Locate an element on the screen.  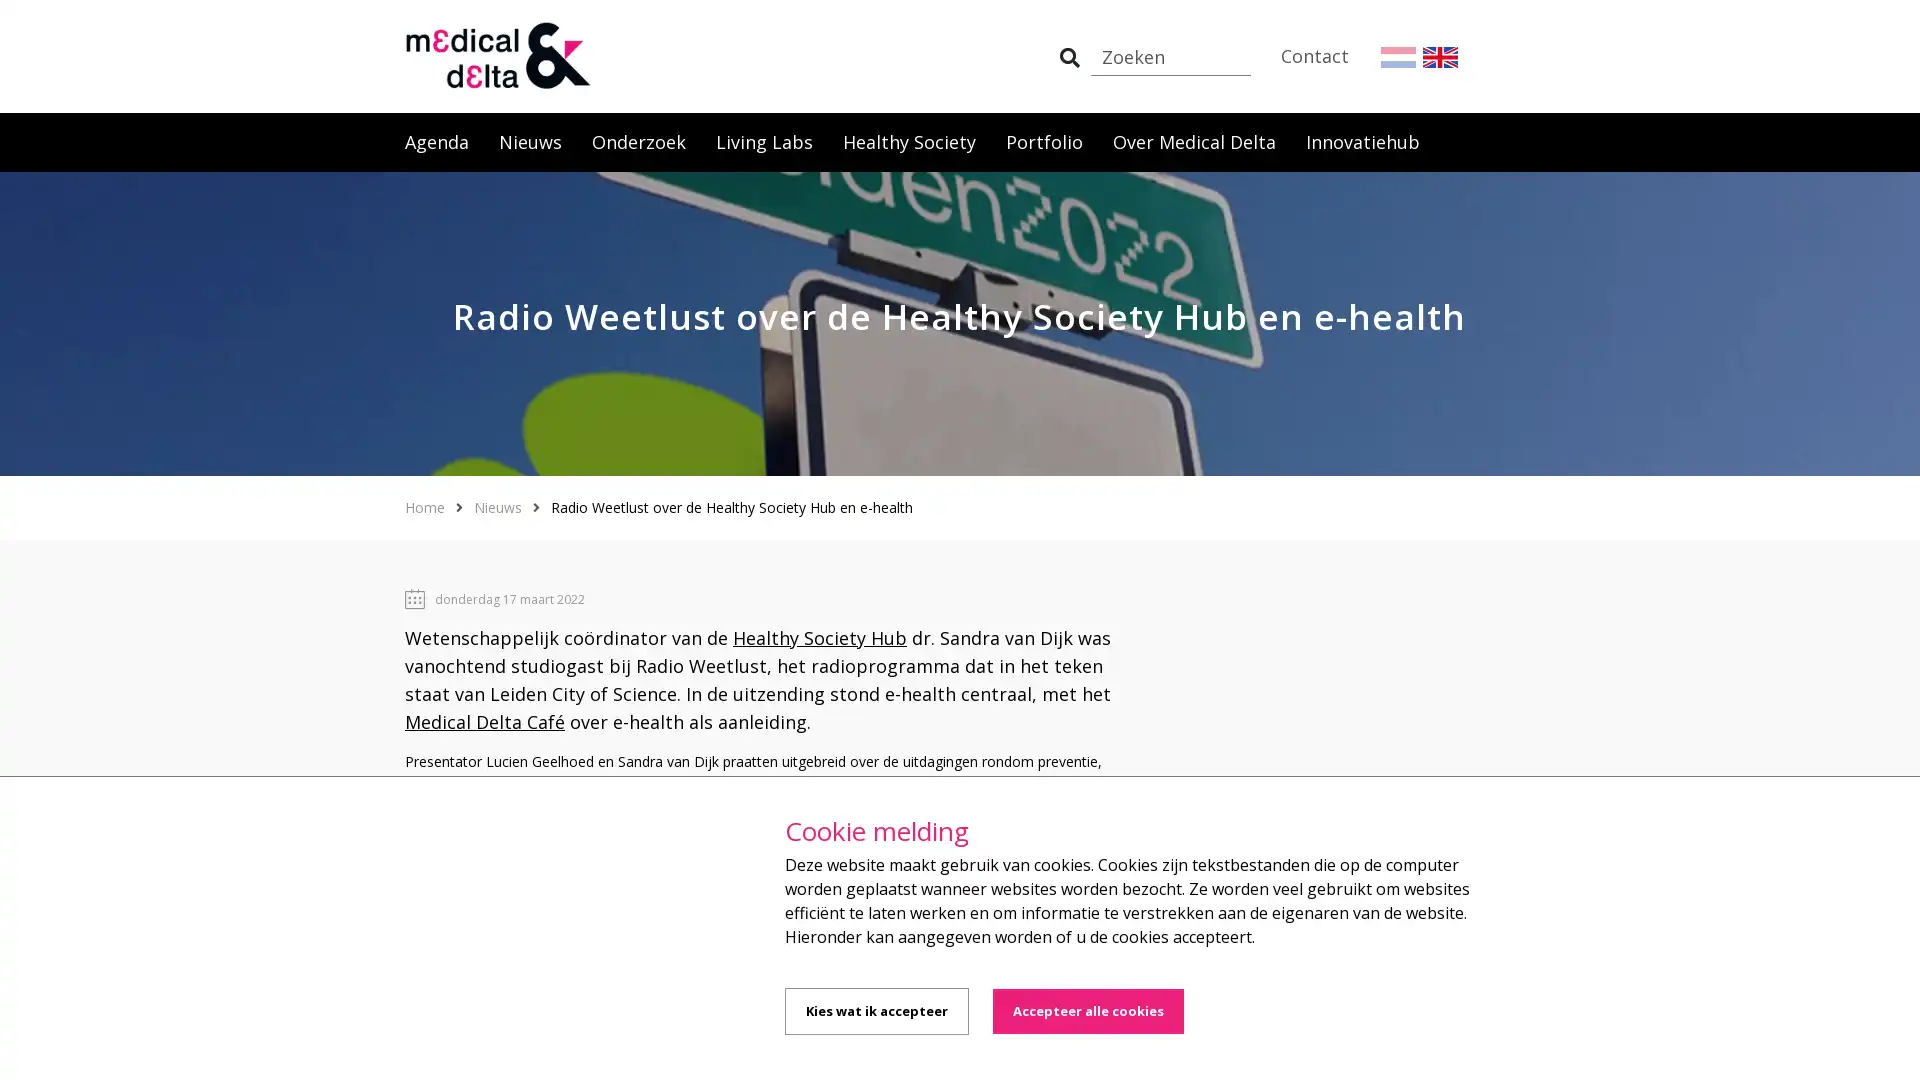
Kies wat ik accepteer is located at coordinates (877, 1011).